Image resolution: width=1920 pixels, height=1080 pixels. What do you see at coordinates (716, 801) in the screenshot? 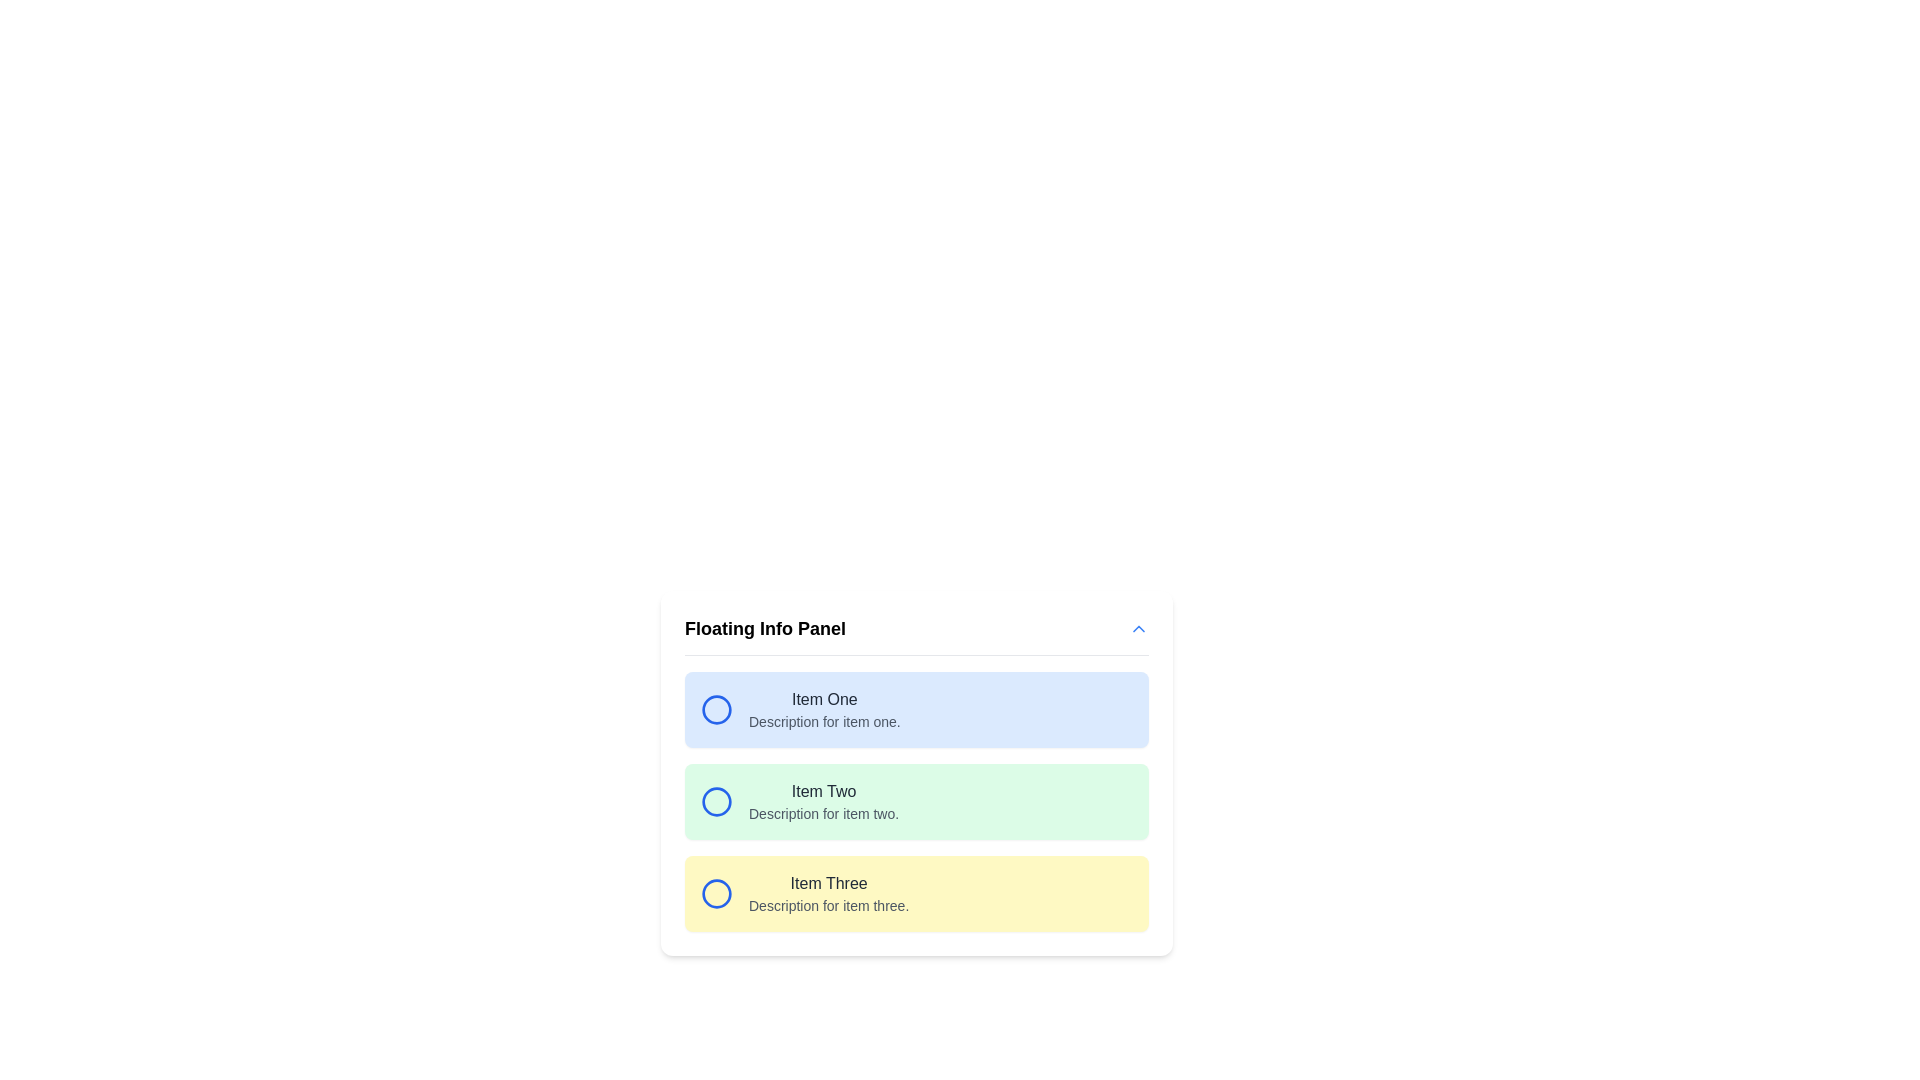
I see `the circular element located in the 'Floating Info Panel', positioned between 'Item One' and 'Item Three', adjacent to 'Item Two'` at bounding box center [716, 801].